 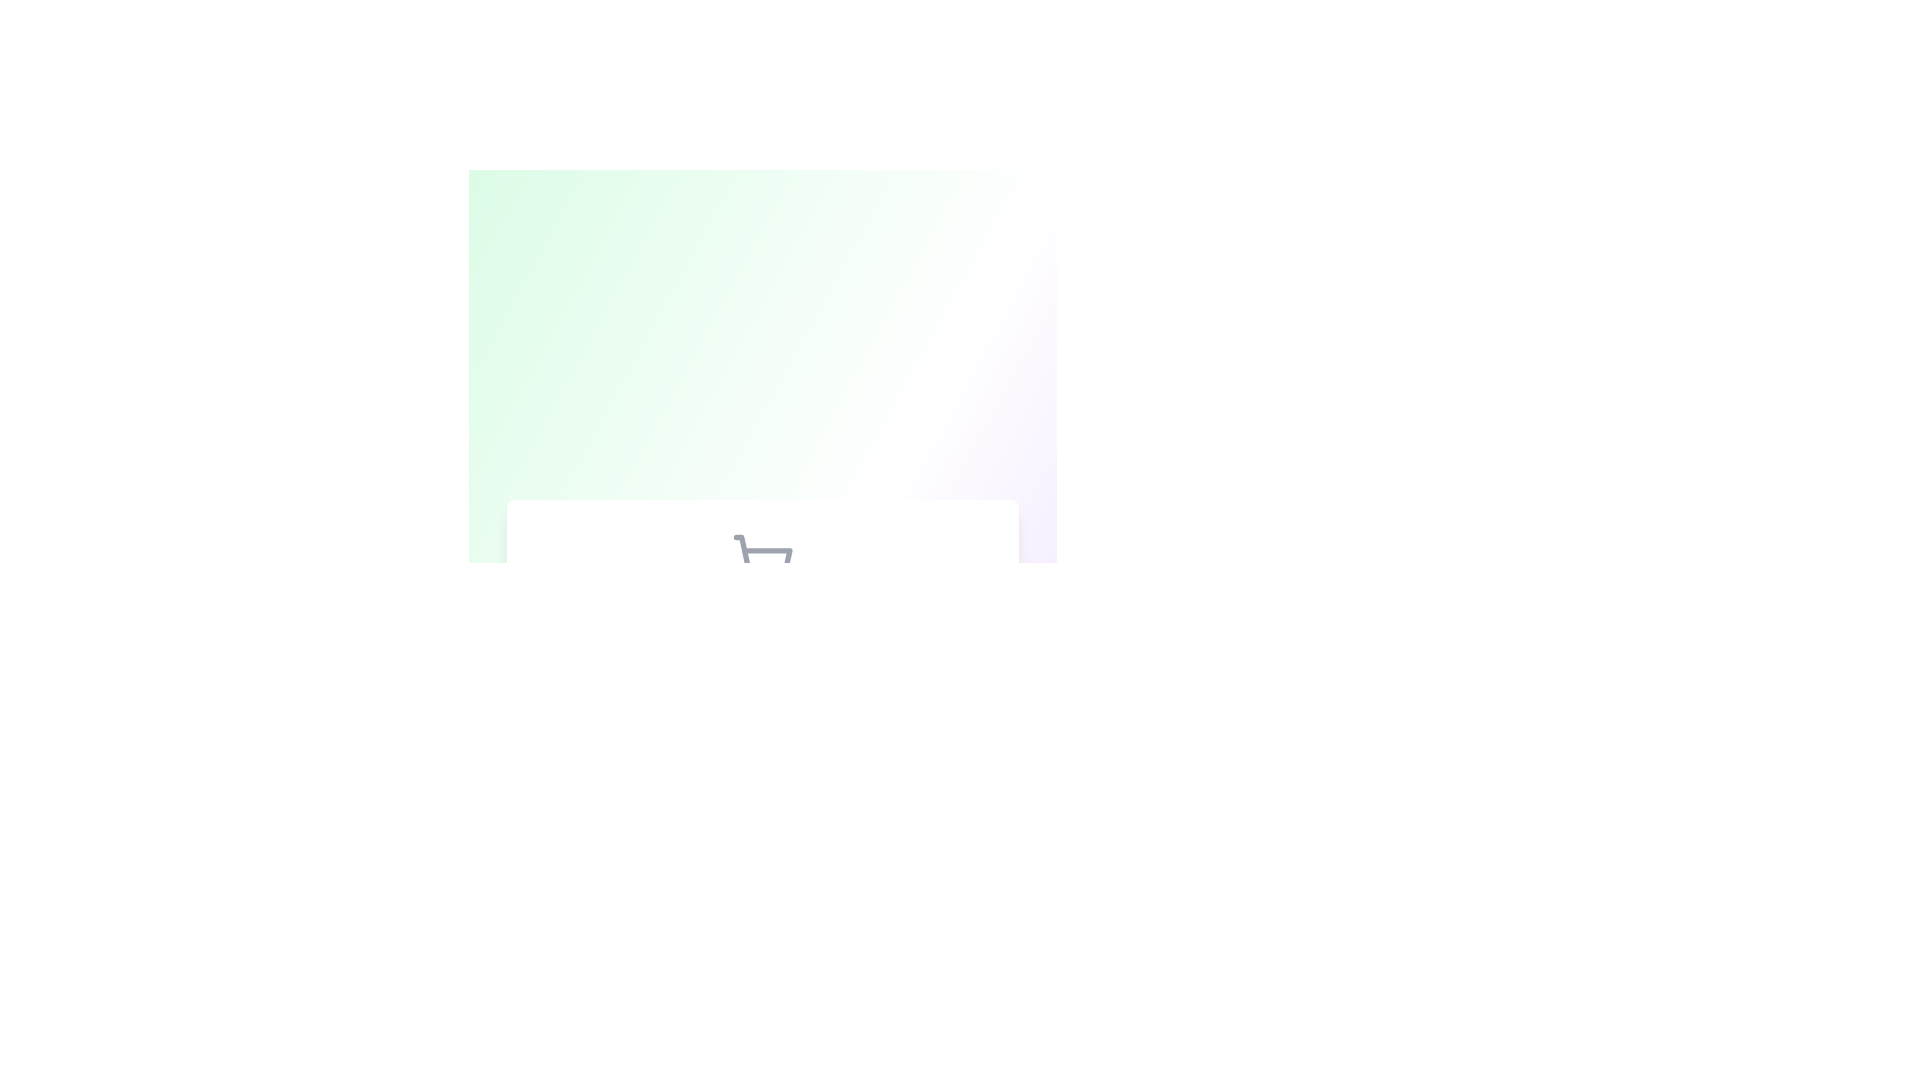 I want to click on the main body of the shopping cart represented in the SVG illustration, so click(x=762, y=556).